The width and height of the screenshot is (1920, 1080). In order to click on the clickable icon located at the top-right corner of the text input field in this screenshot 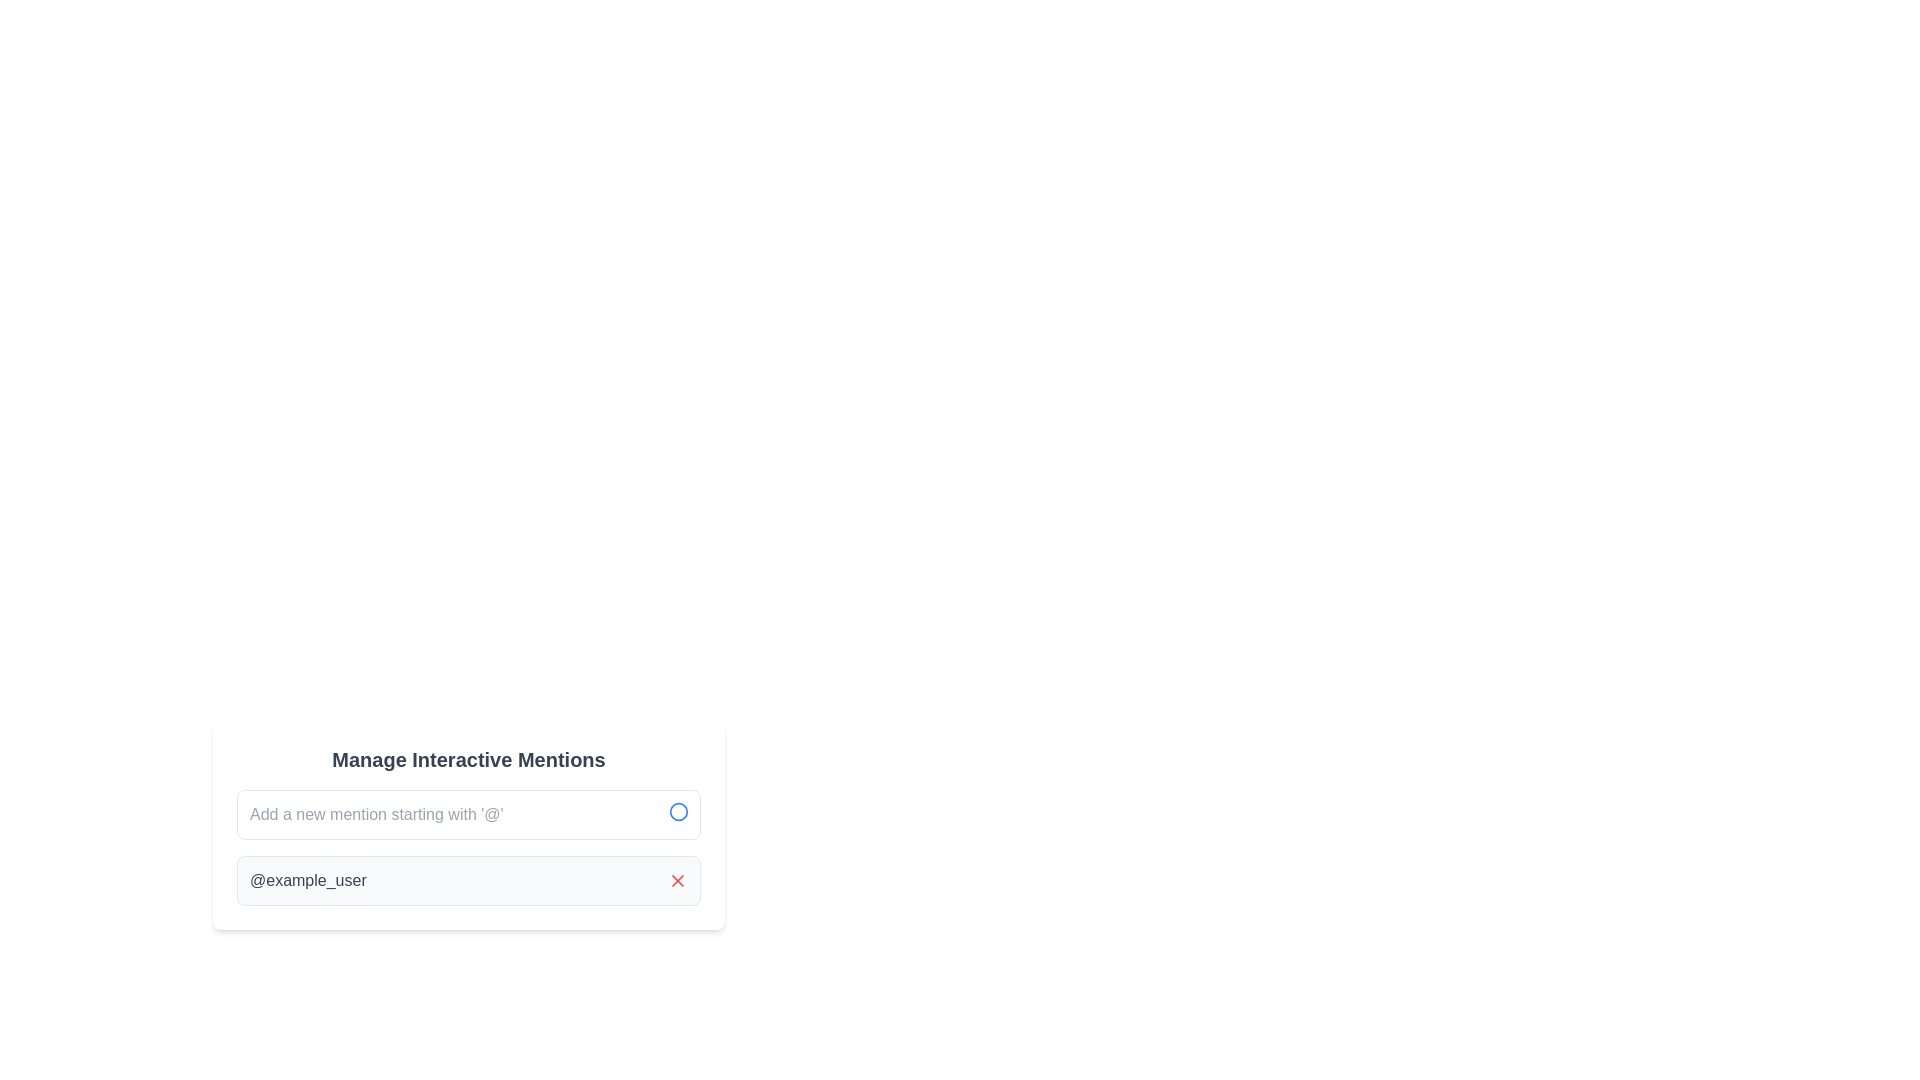, I will do `click(678, 812)`.